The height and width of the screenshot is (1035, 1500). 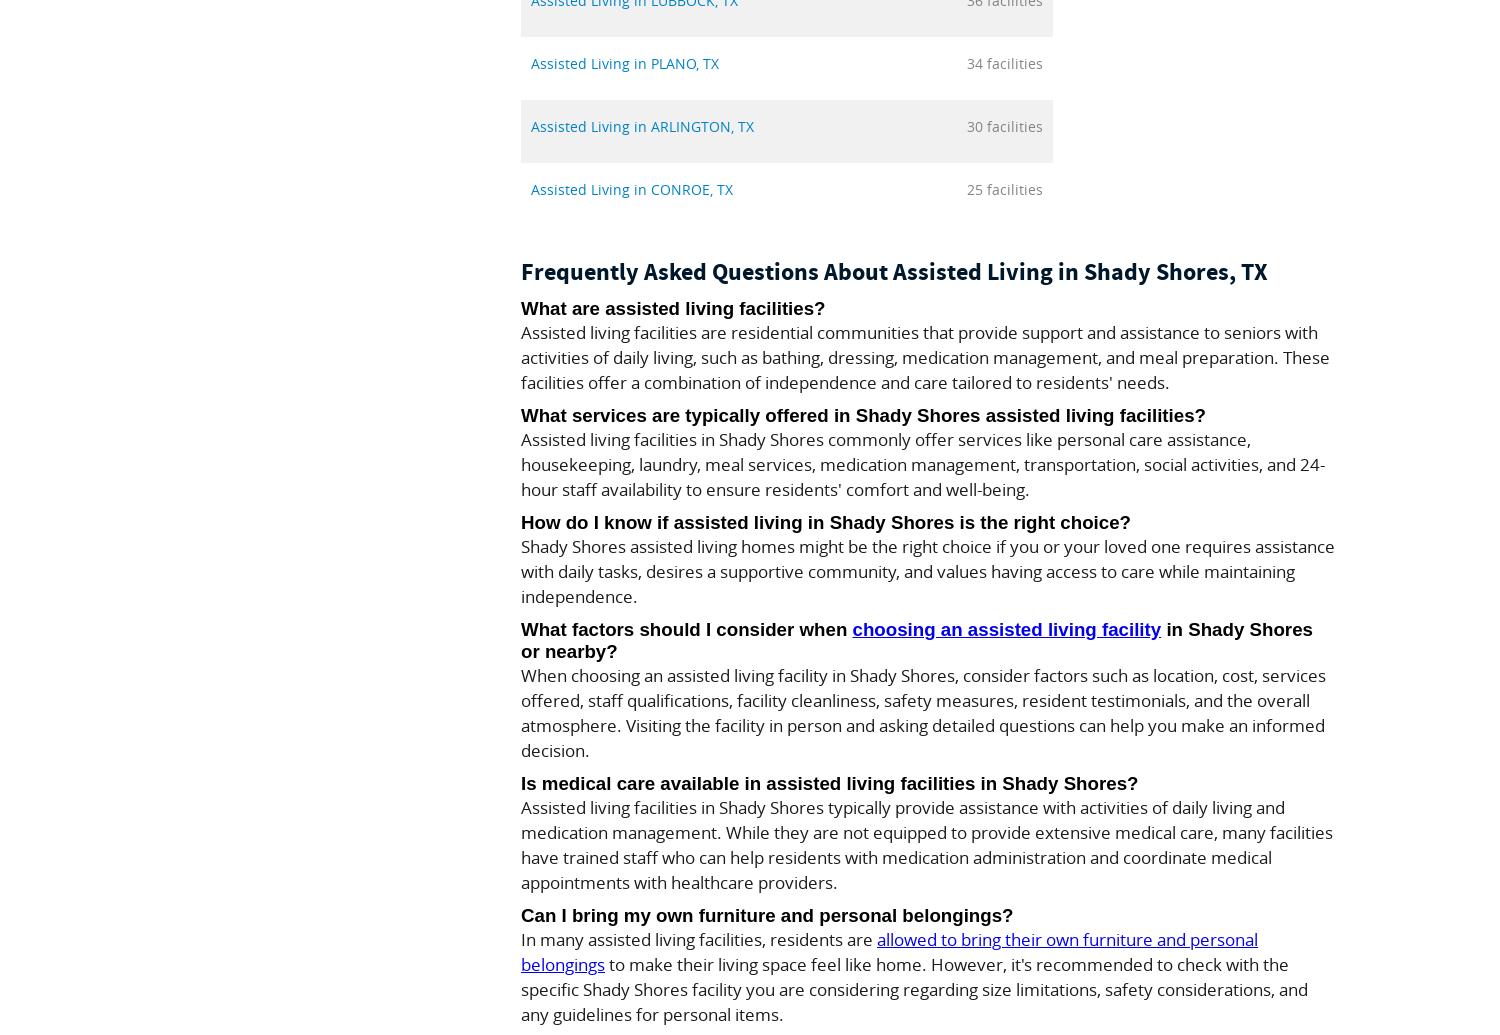 What do you see at coordinates (825, 521) in the screenshot?
I see `'How do I know if assisted living in Shady Shores is the right choice?'` at bounding box center [825, 521].